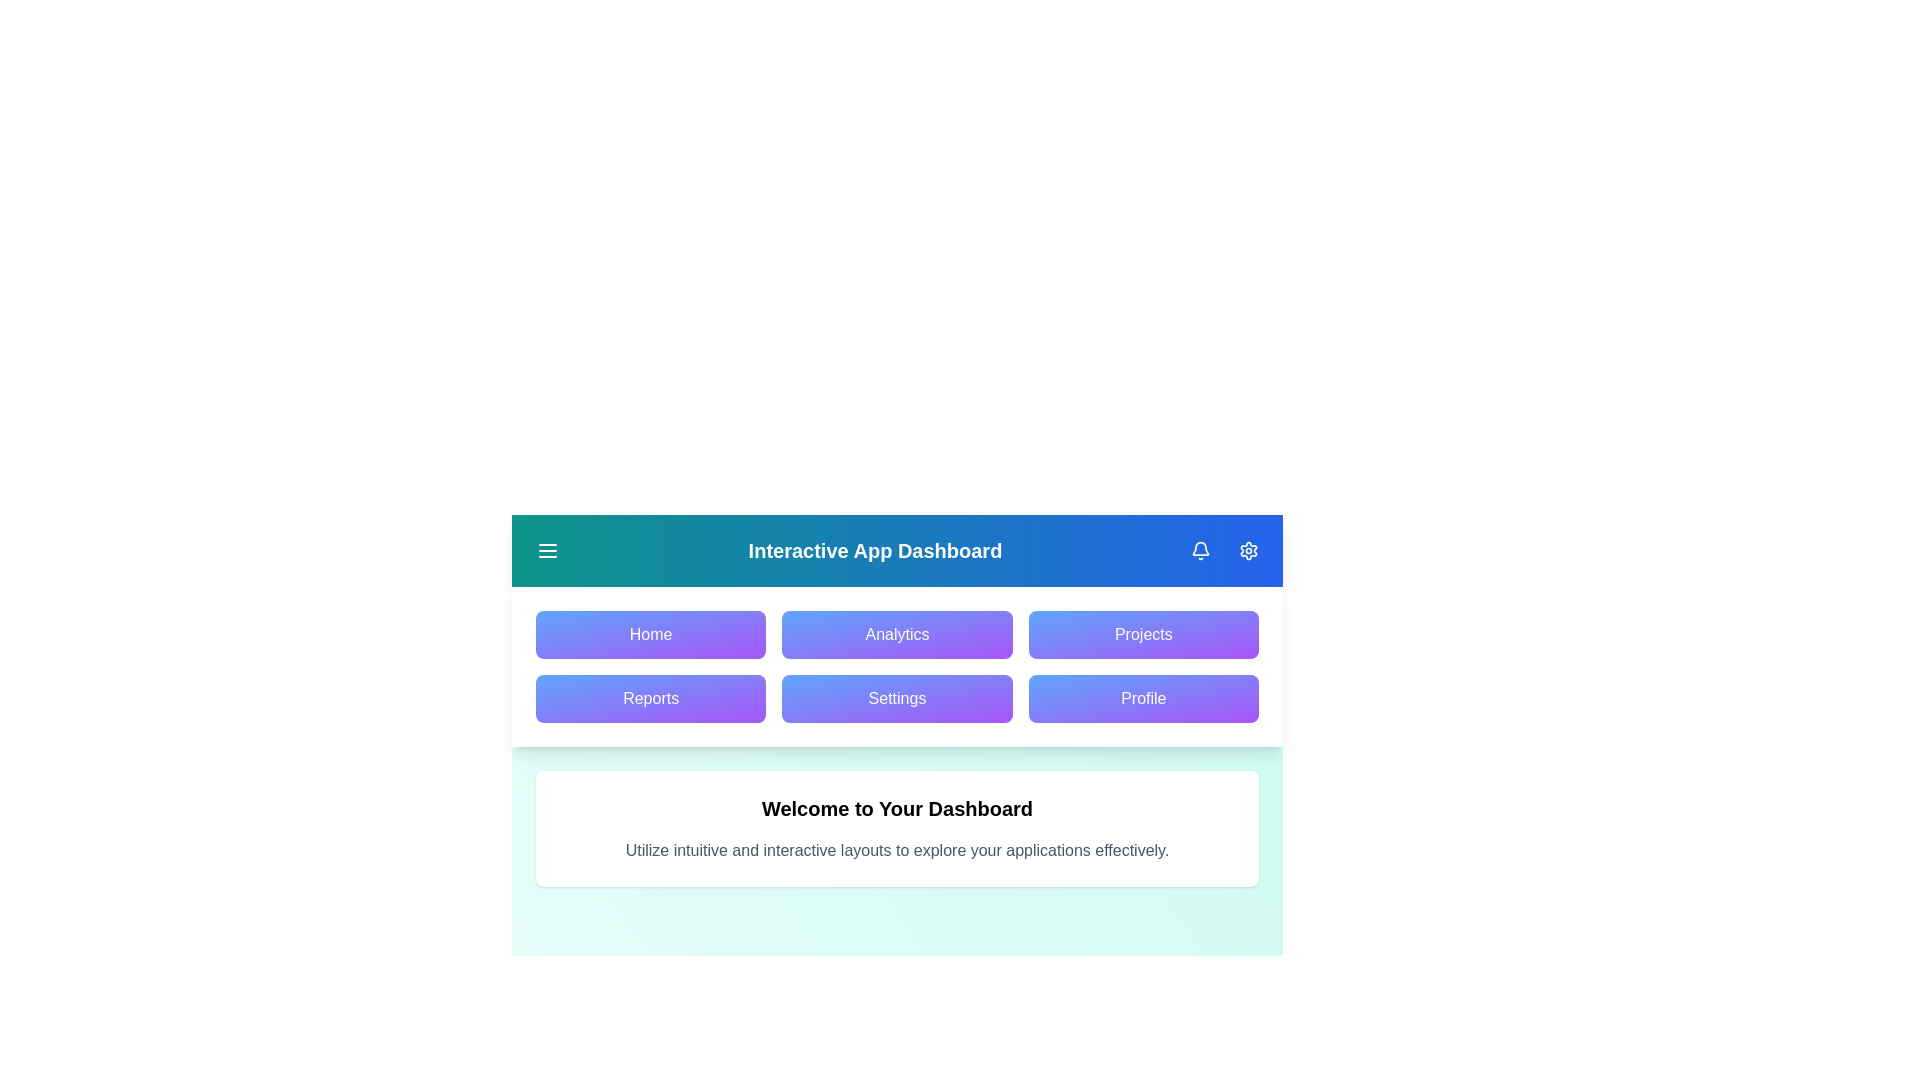 Image resolution: width=1920 pixels, height=1080 pixels. Describe the element at coordinates (1143, 635) in the screenshot. I see `the navigation menu item Projects` at that location.